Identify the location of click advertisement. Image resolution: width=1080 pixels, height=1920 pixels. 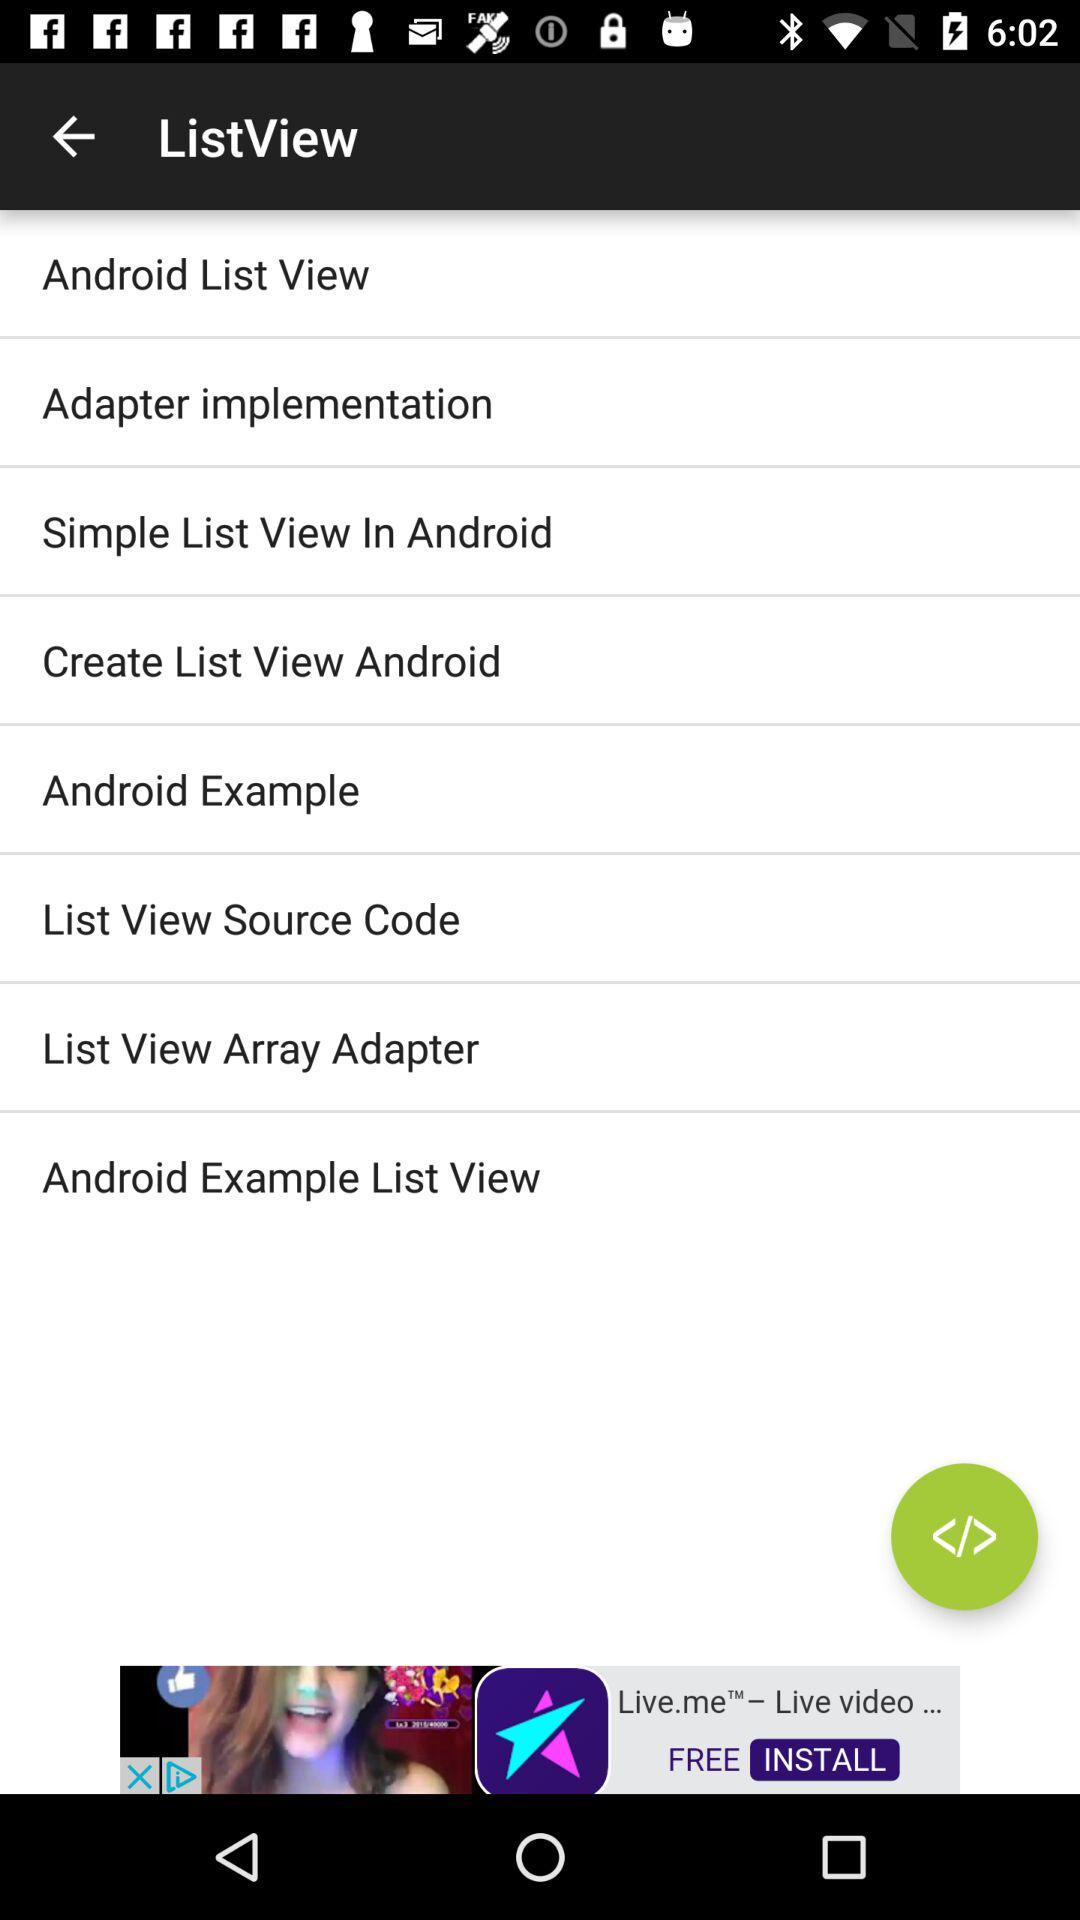
(540, 1727).